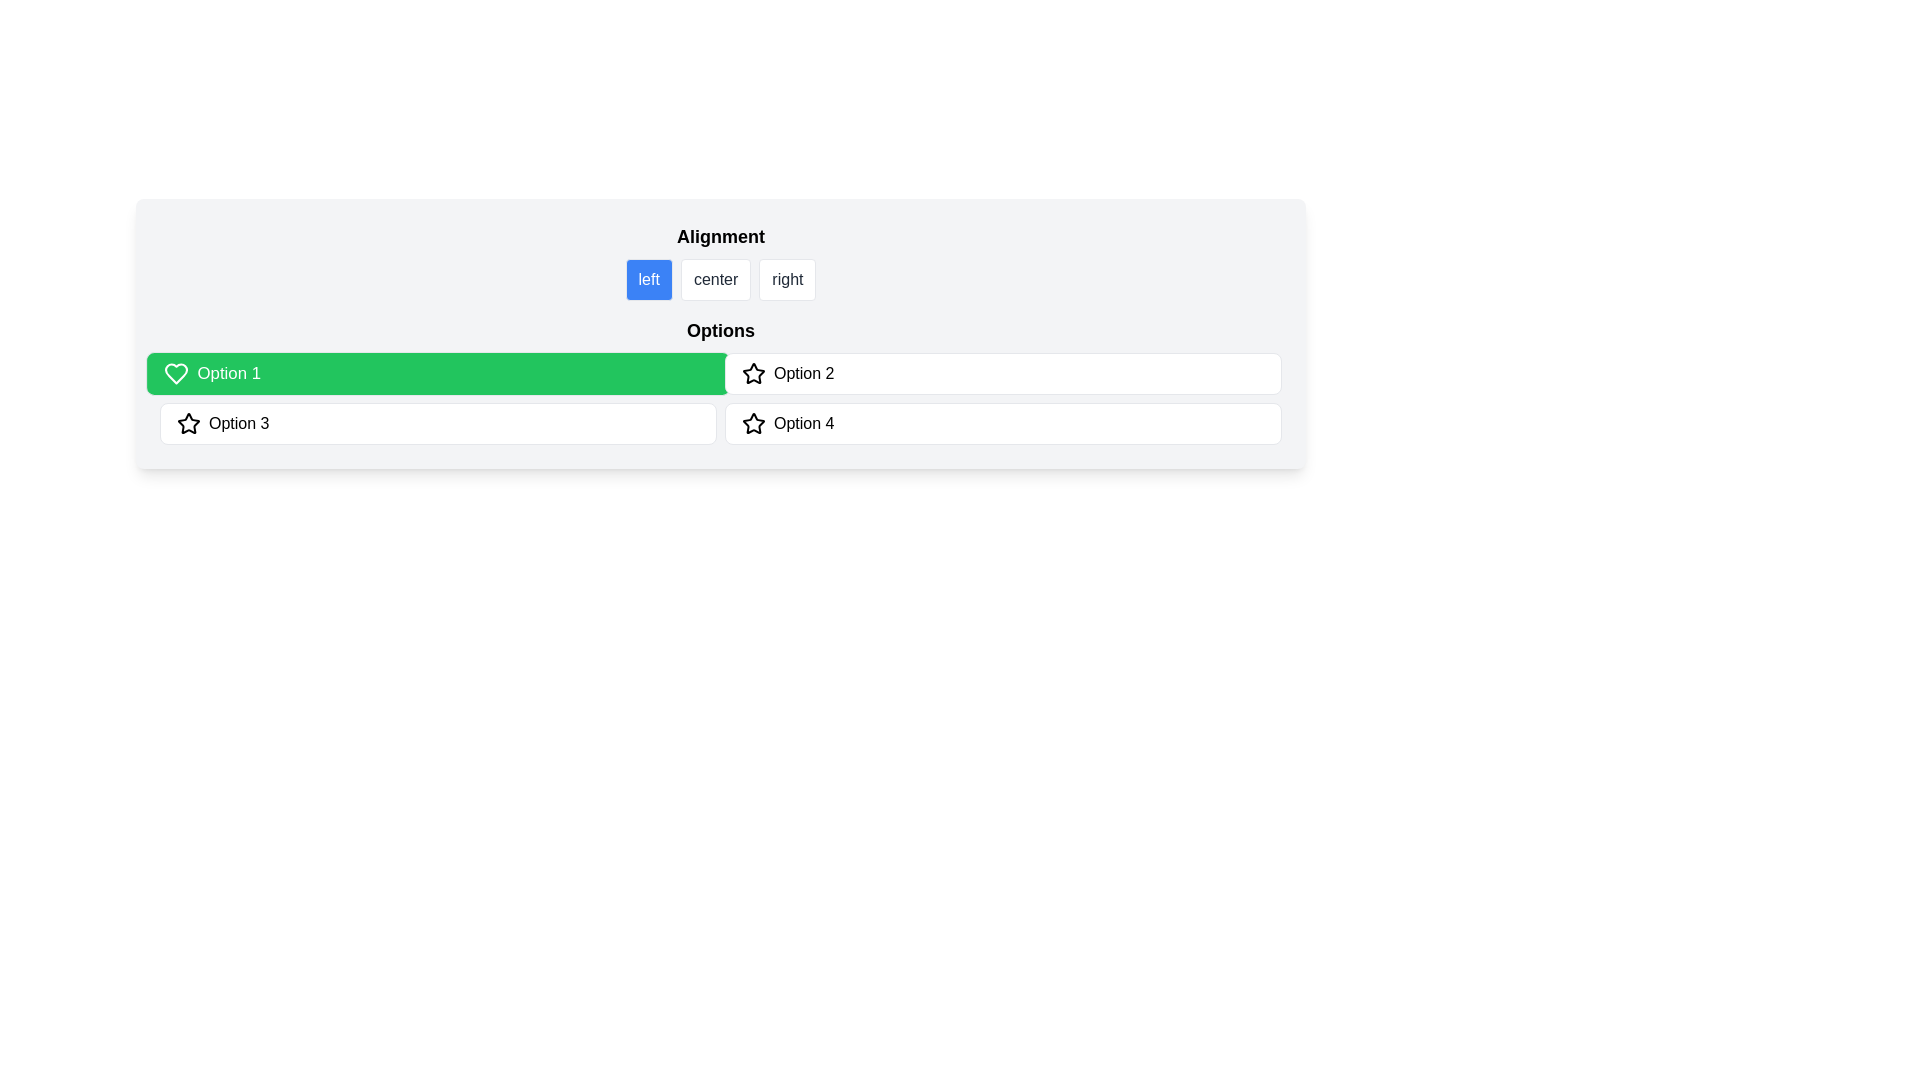  Describe the element at coordinates (720, 235) in the screenshot. I see `the text label displaying the word 'Alignment', which is bold and distinct as a heading, located at the top of a vertical group above three buttons labeled 'left', 'center', and 'right'` at that location.